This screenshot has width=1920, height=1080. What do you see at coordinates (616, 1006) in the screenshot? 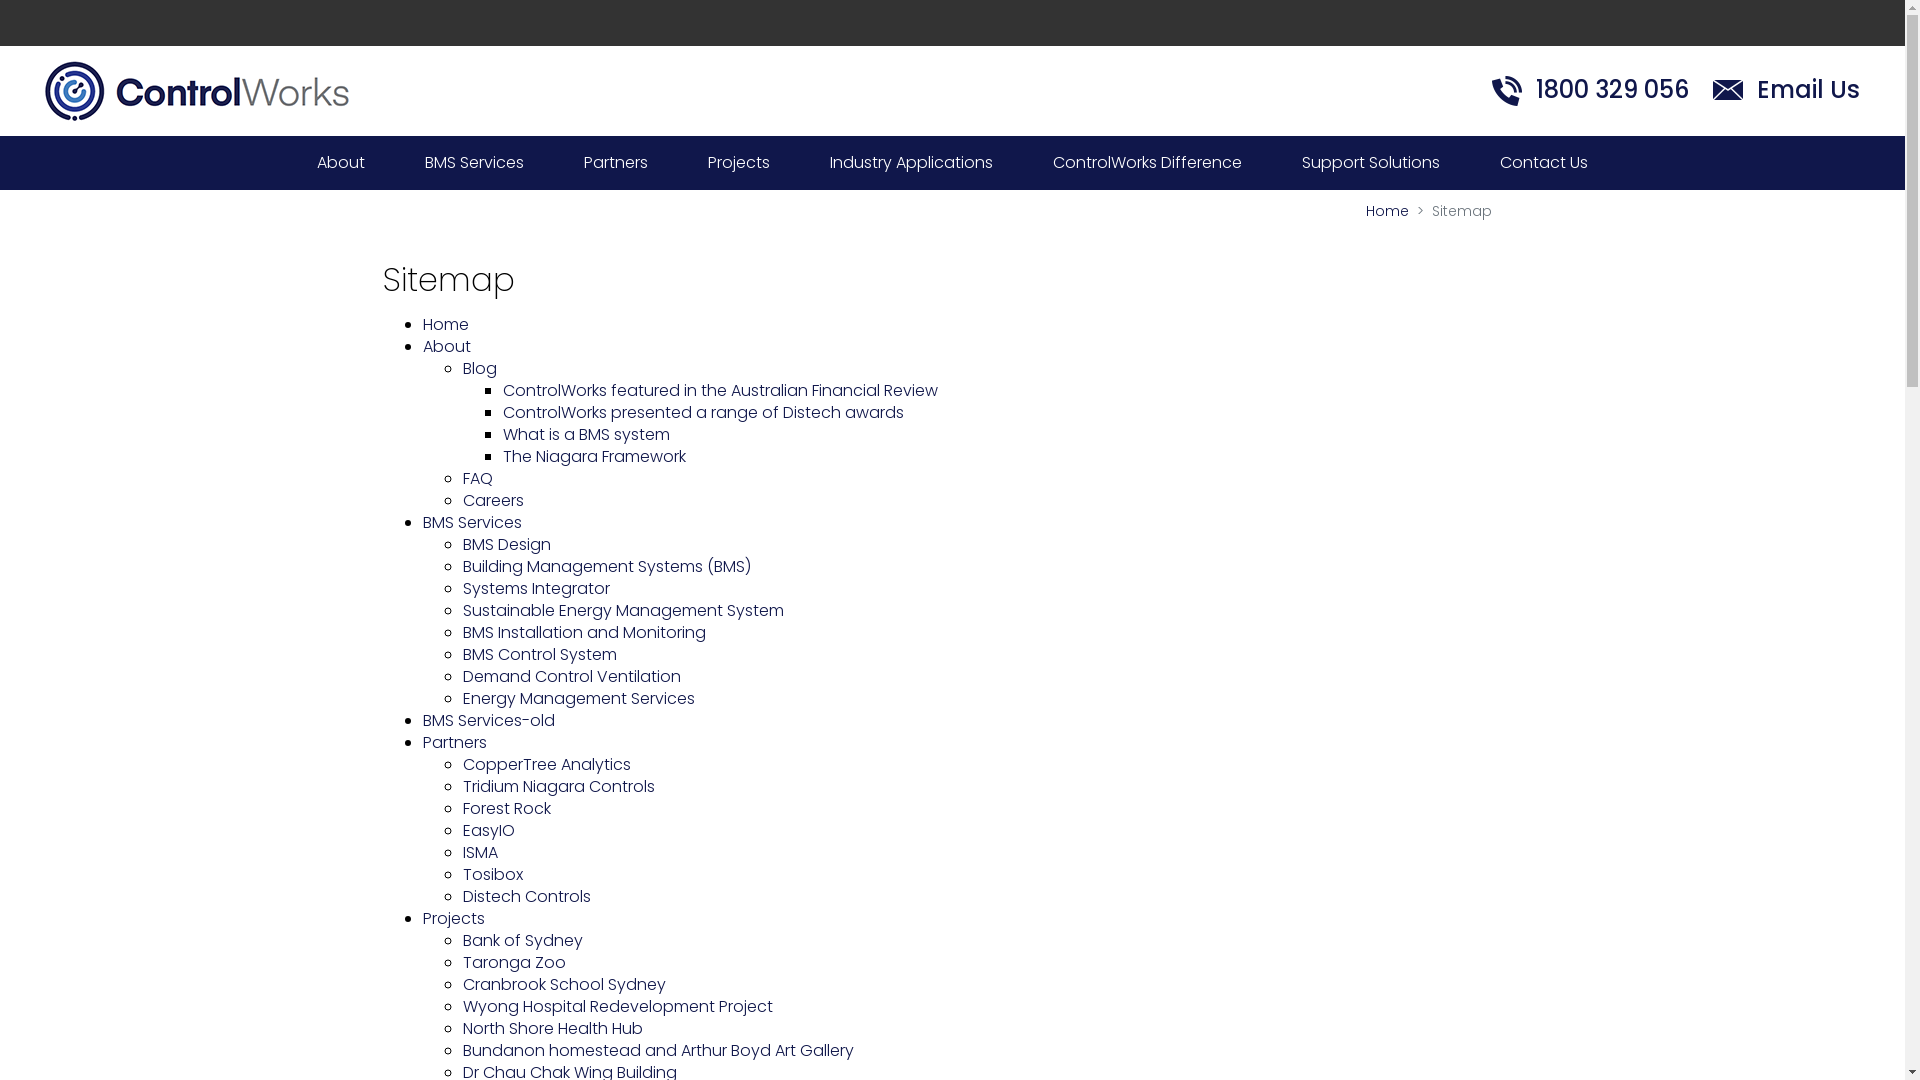
I see `'Wyong Hospital Redevelopment Project'` at bounding box center [616, 1006].